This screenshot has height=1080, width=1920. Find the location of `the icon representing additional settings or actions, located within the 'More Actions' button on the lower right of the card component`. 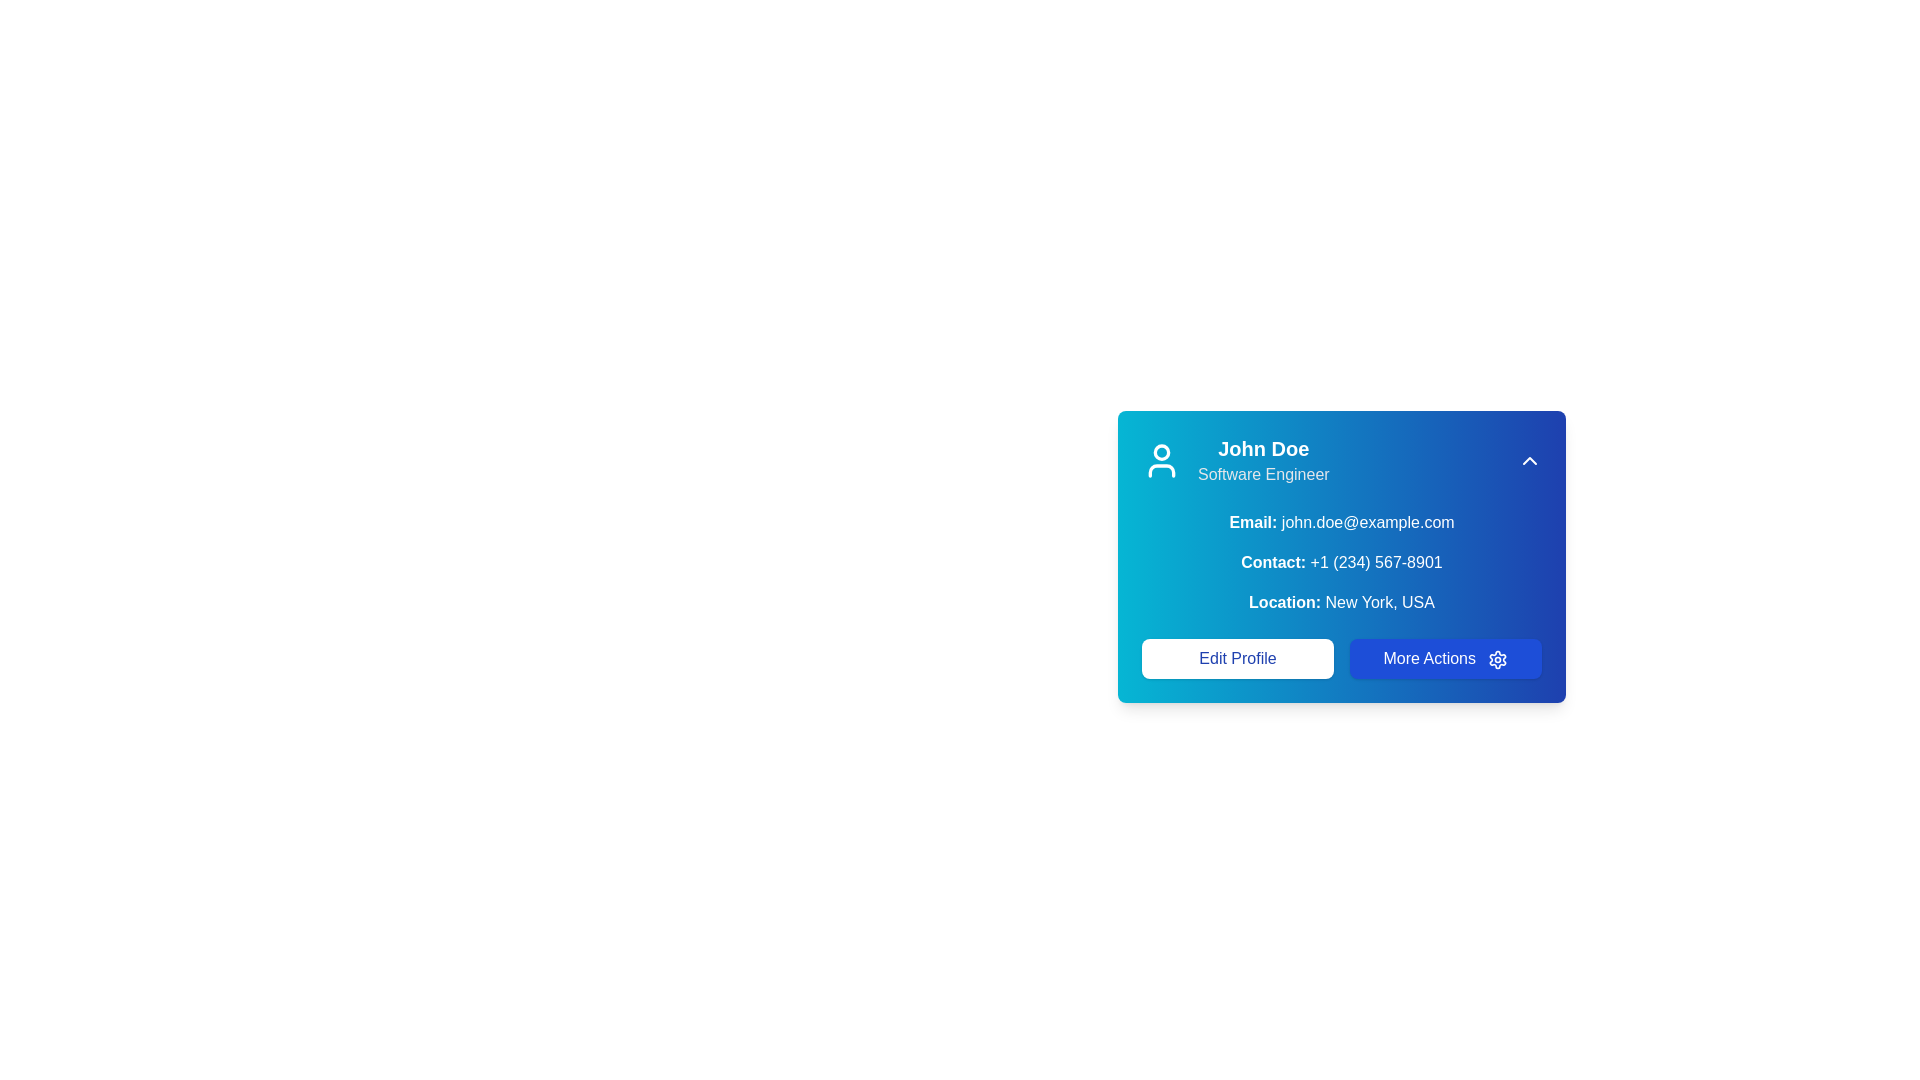

the icon representing additional settings or actions, located within the 'More Actions' button on the lower right of the card component is located at coordinates (1498, 659).